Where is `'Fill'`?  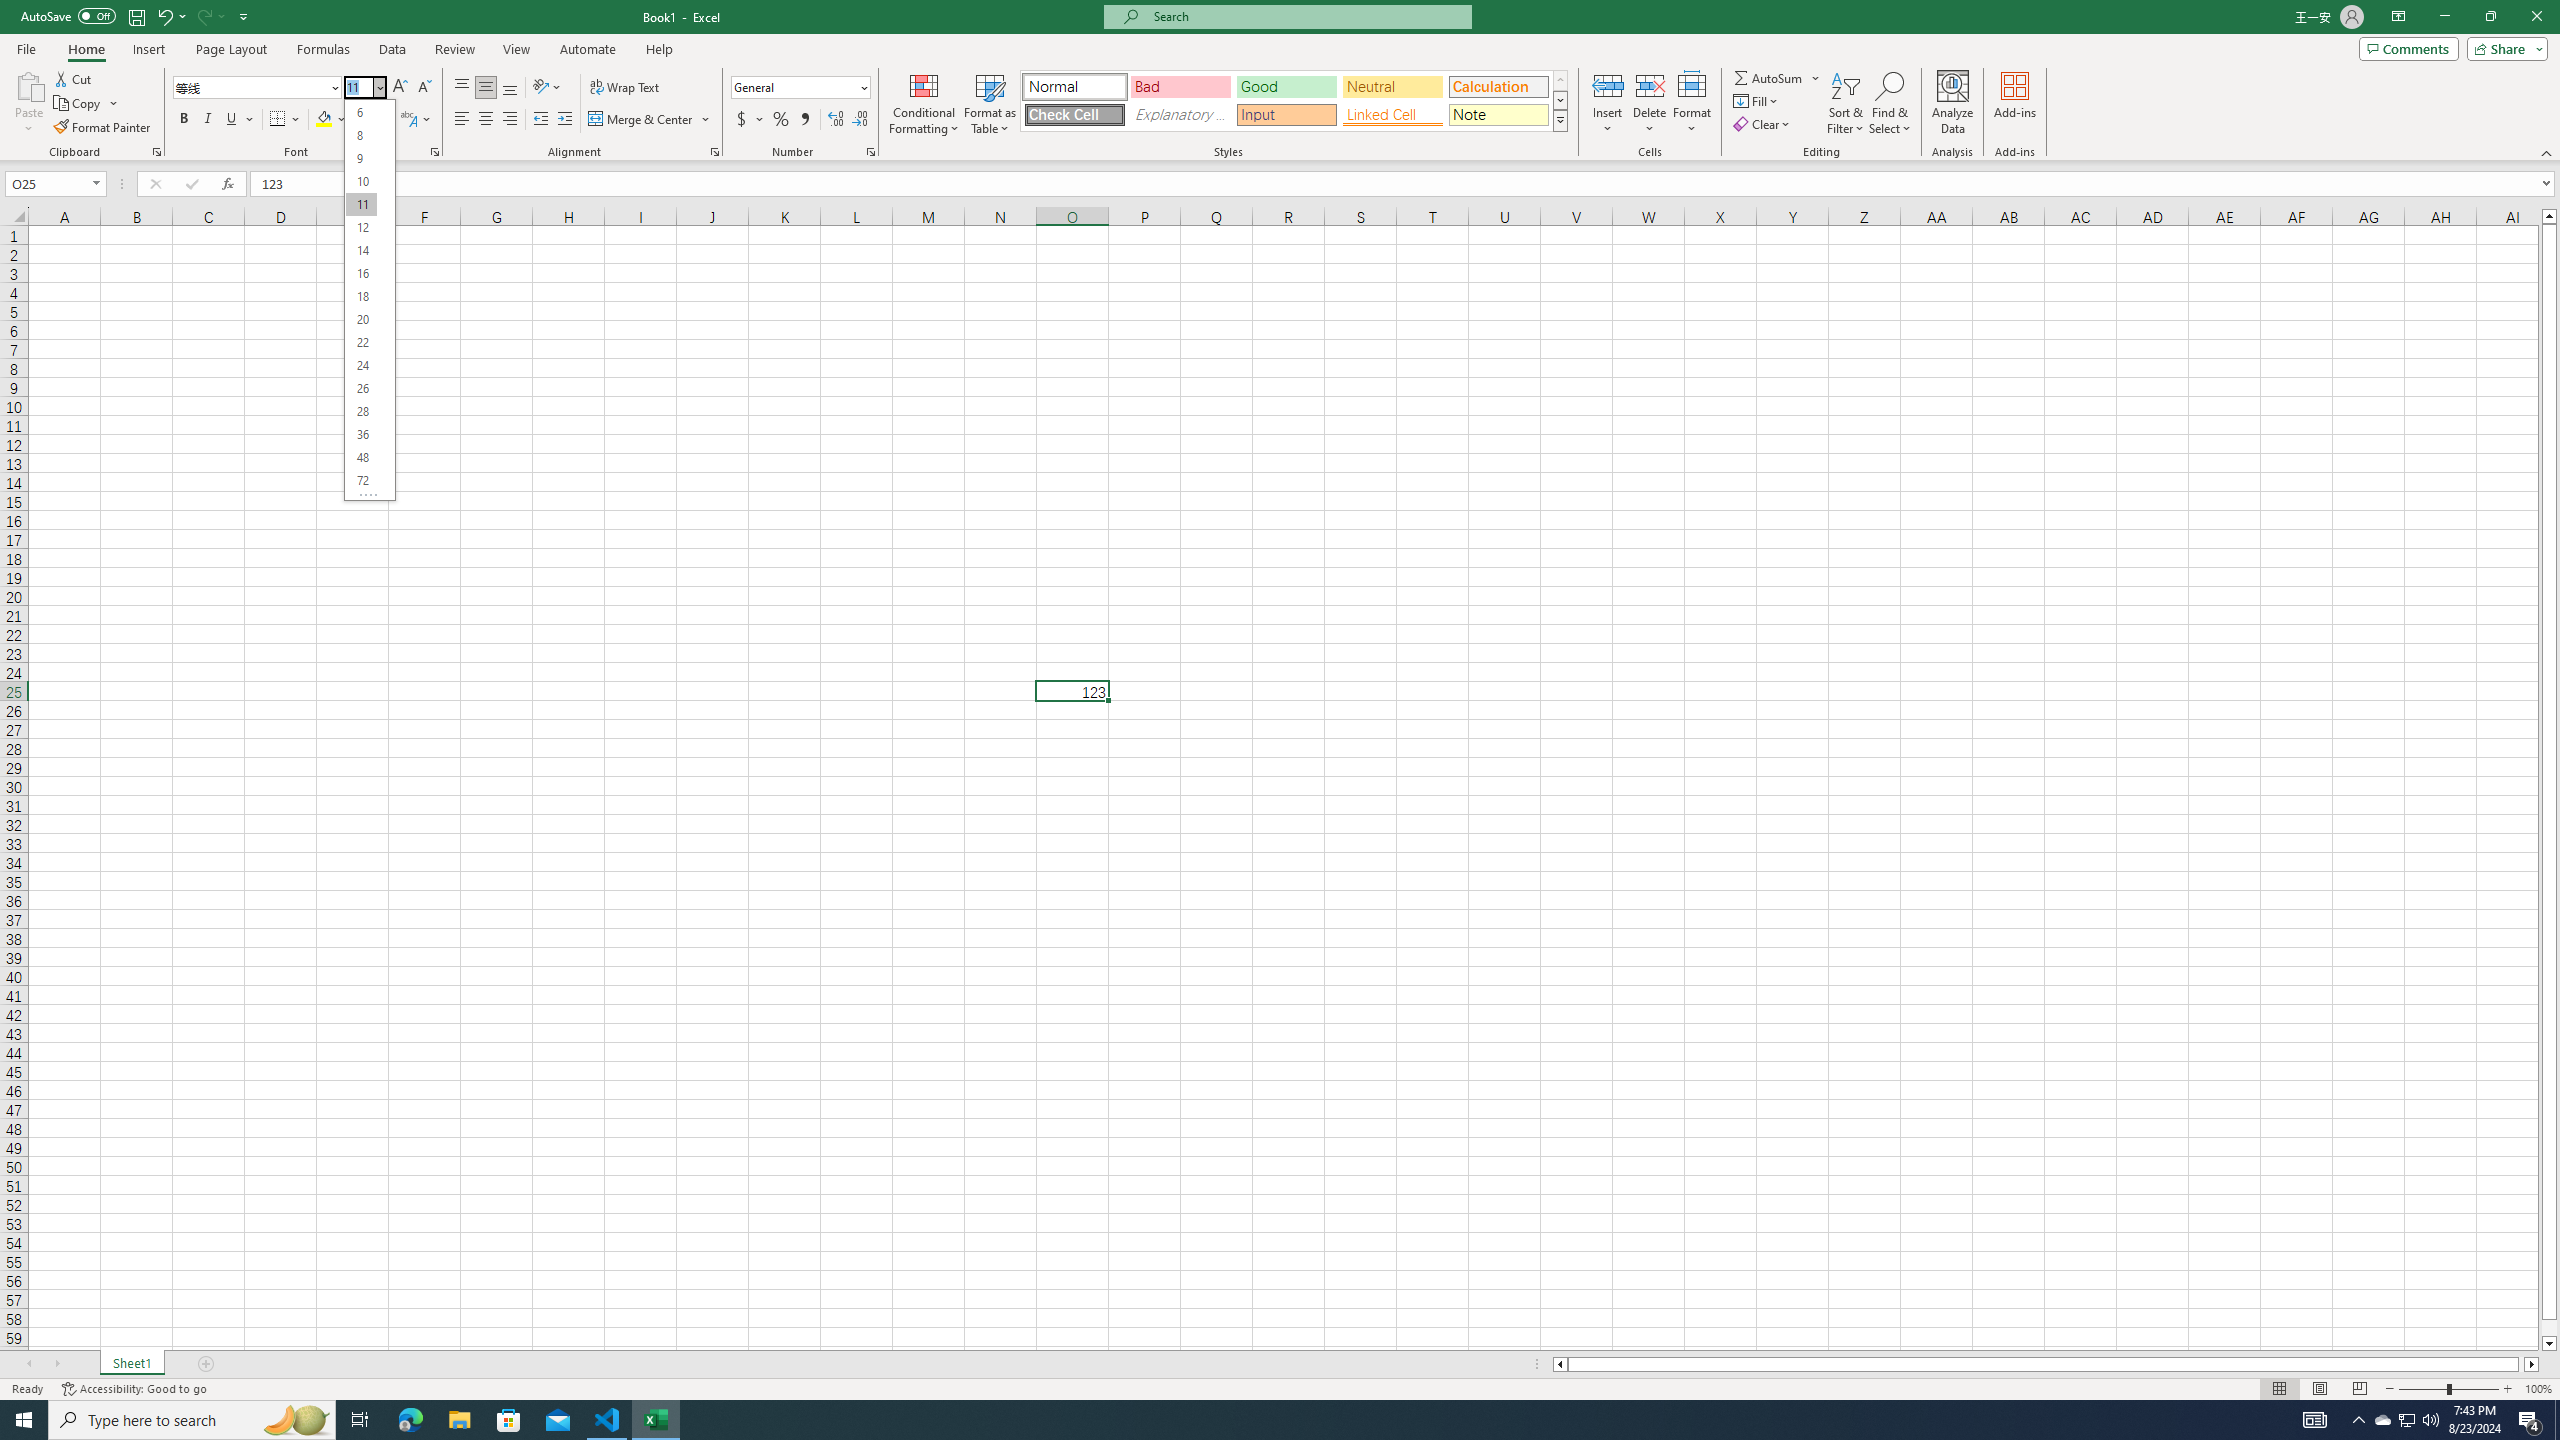 'Fill' is located at coordinates (1756, 99).